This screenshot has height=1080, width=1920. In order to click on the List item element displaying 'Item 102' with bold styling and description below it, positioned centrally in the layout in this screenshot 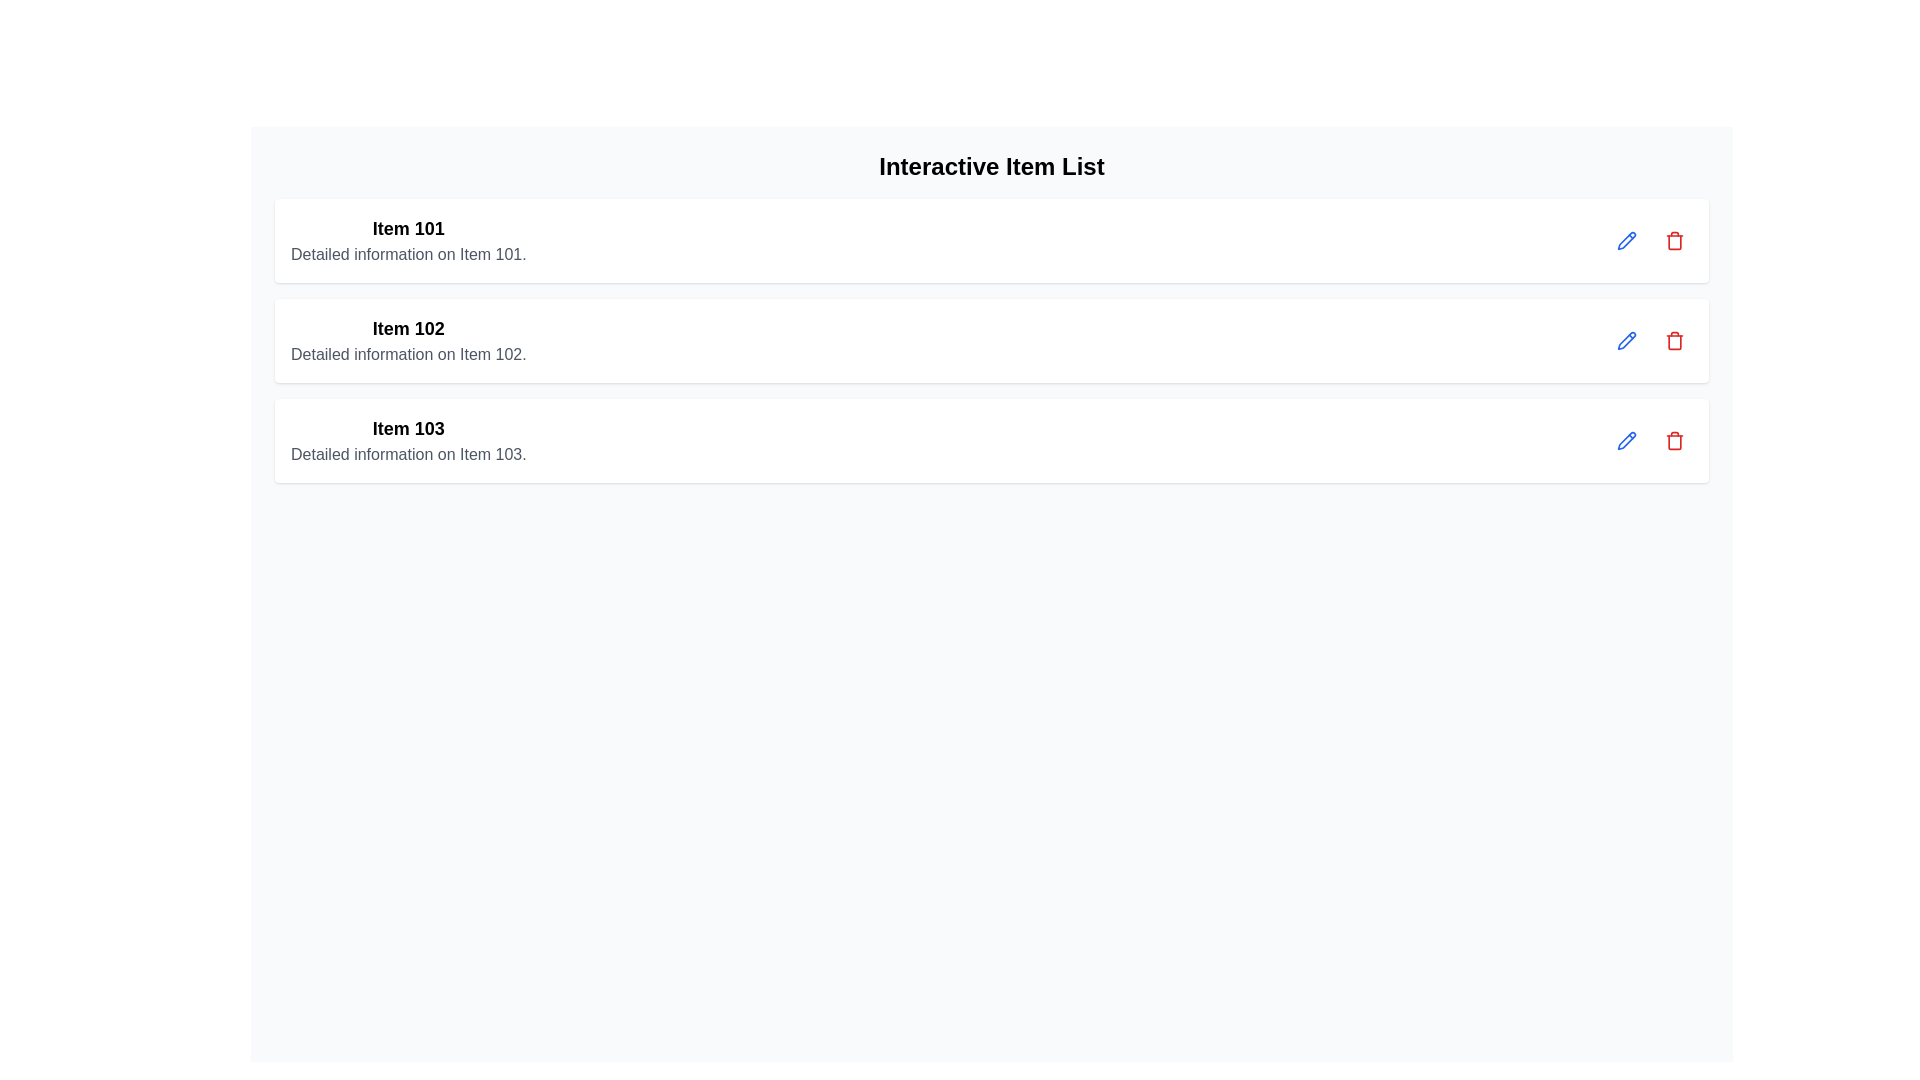, I will do `click(992, 339)`.